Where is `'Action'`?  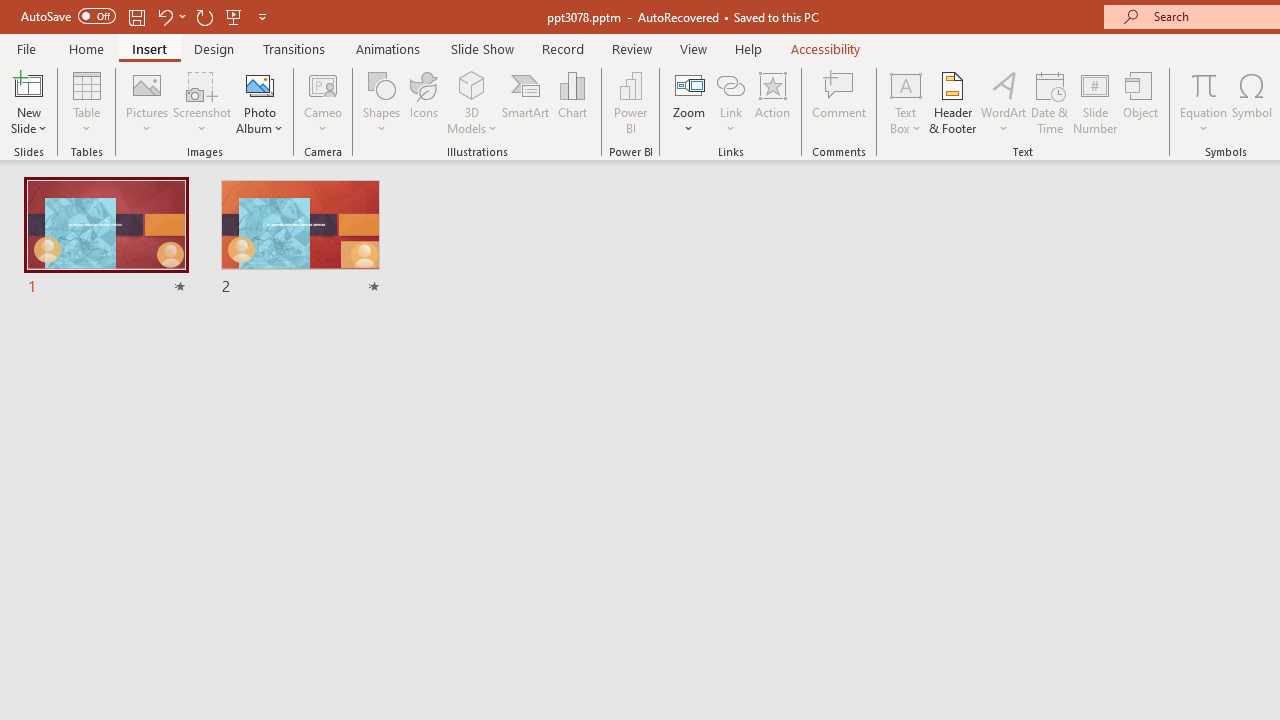
'Action' is located at coordinates (772, 103).